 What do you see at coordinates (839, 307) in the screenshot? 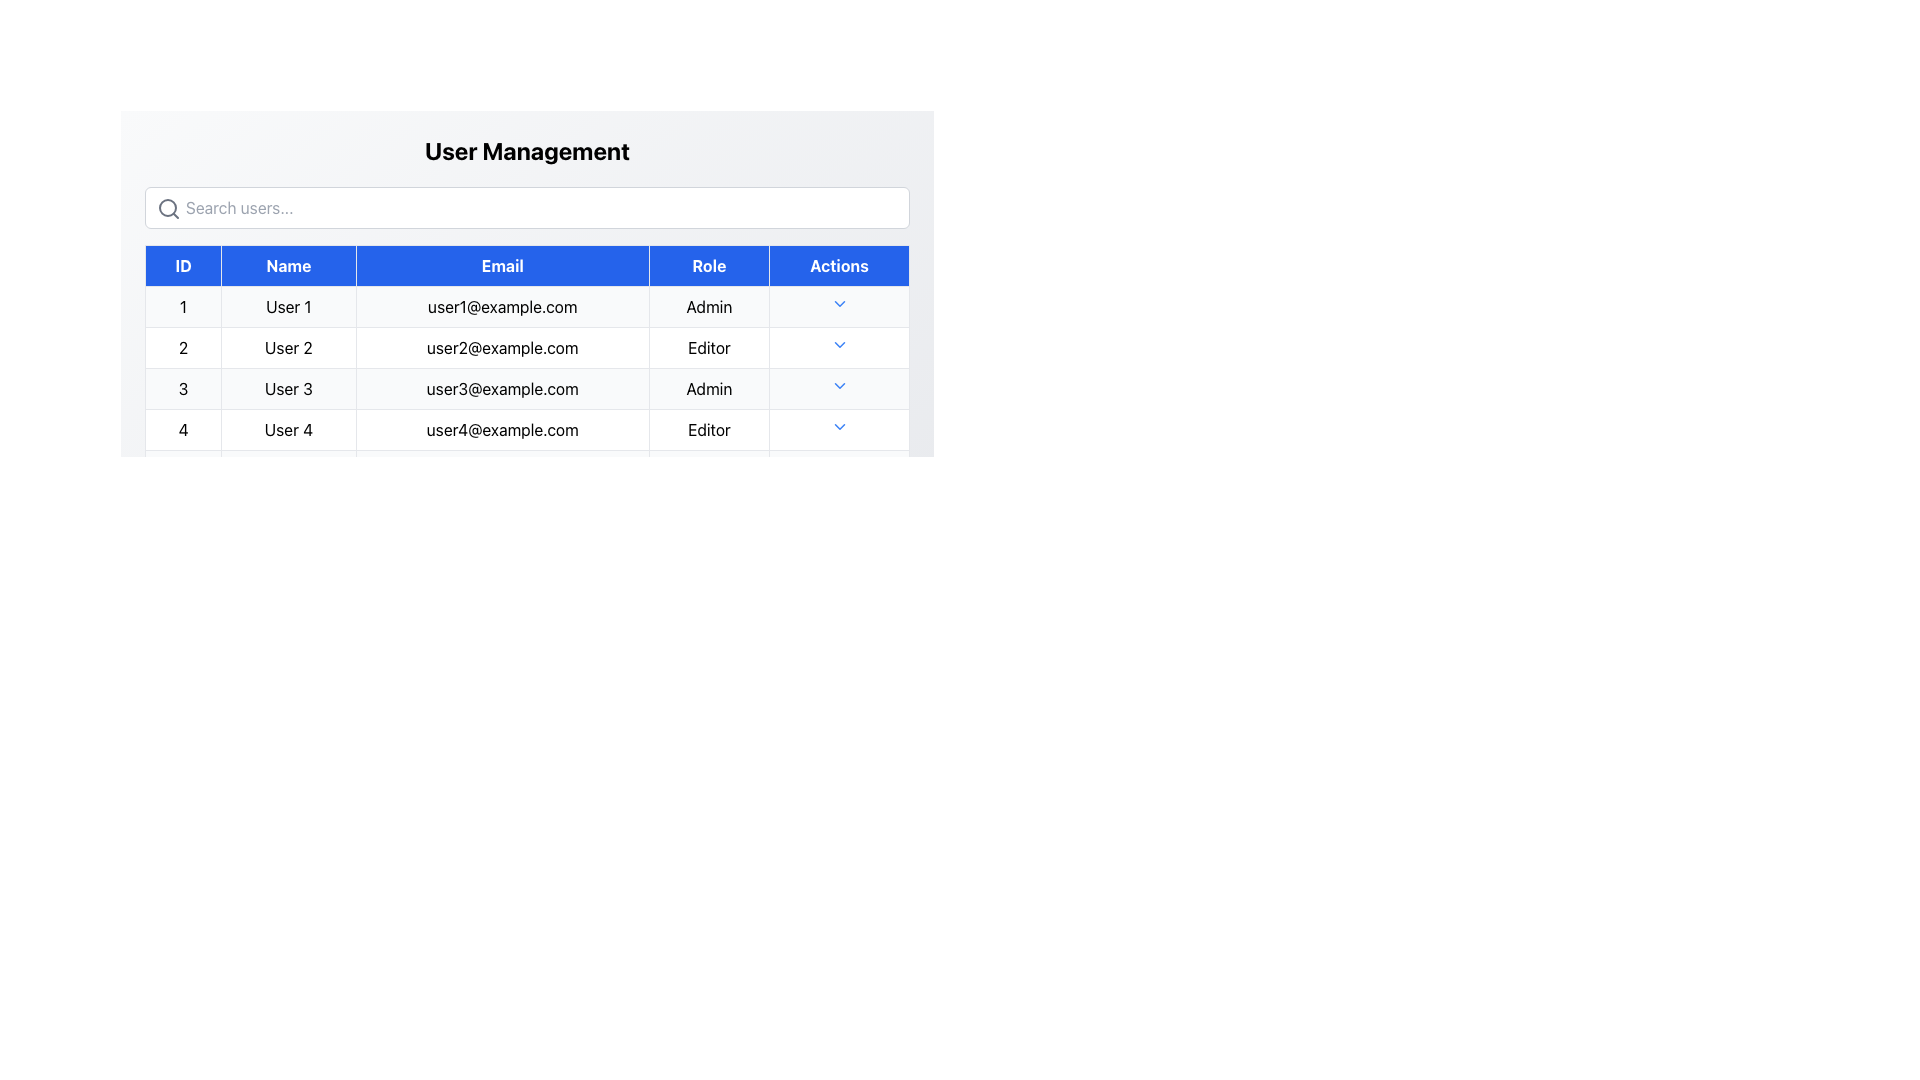
I see `the dropdown button in the 'Actions' column of the first row` at bounding box center [839, 307].